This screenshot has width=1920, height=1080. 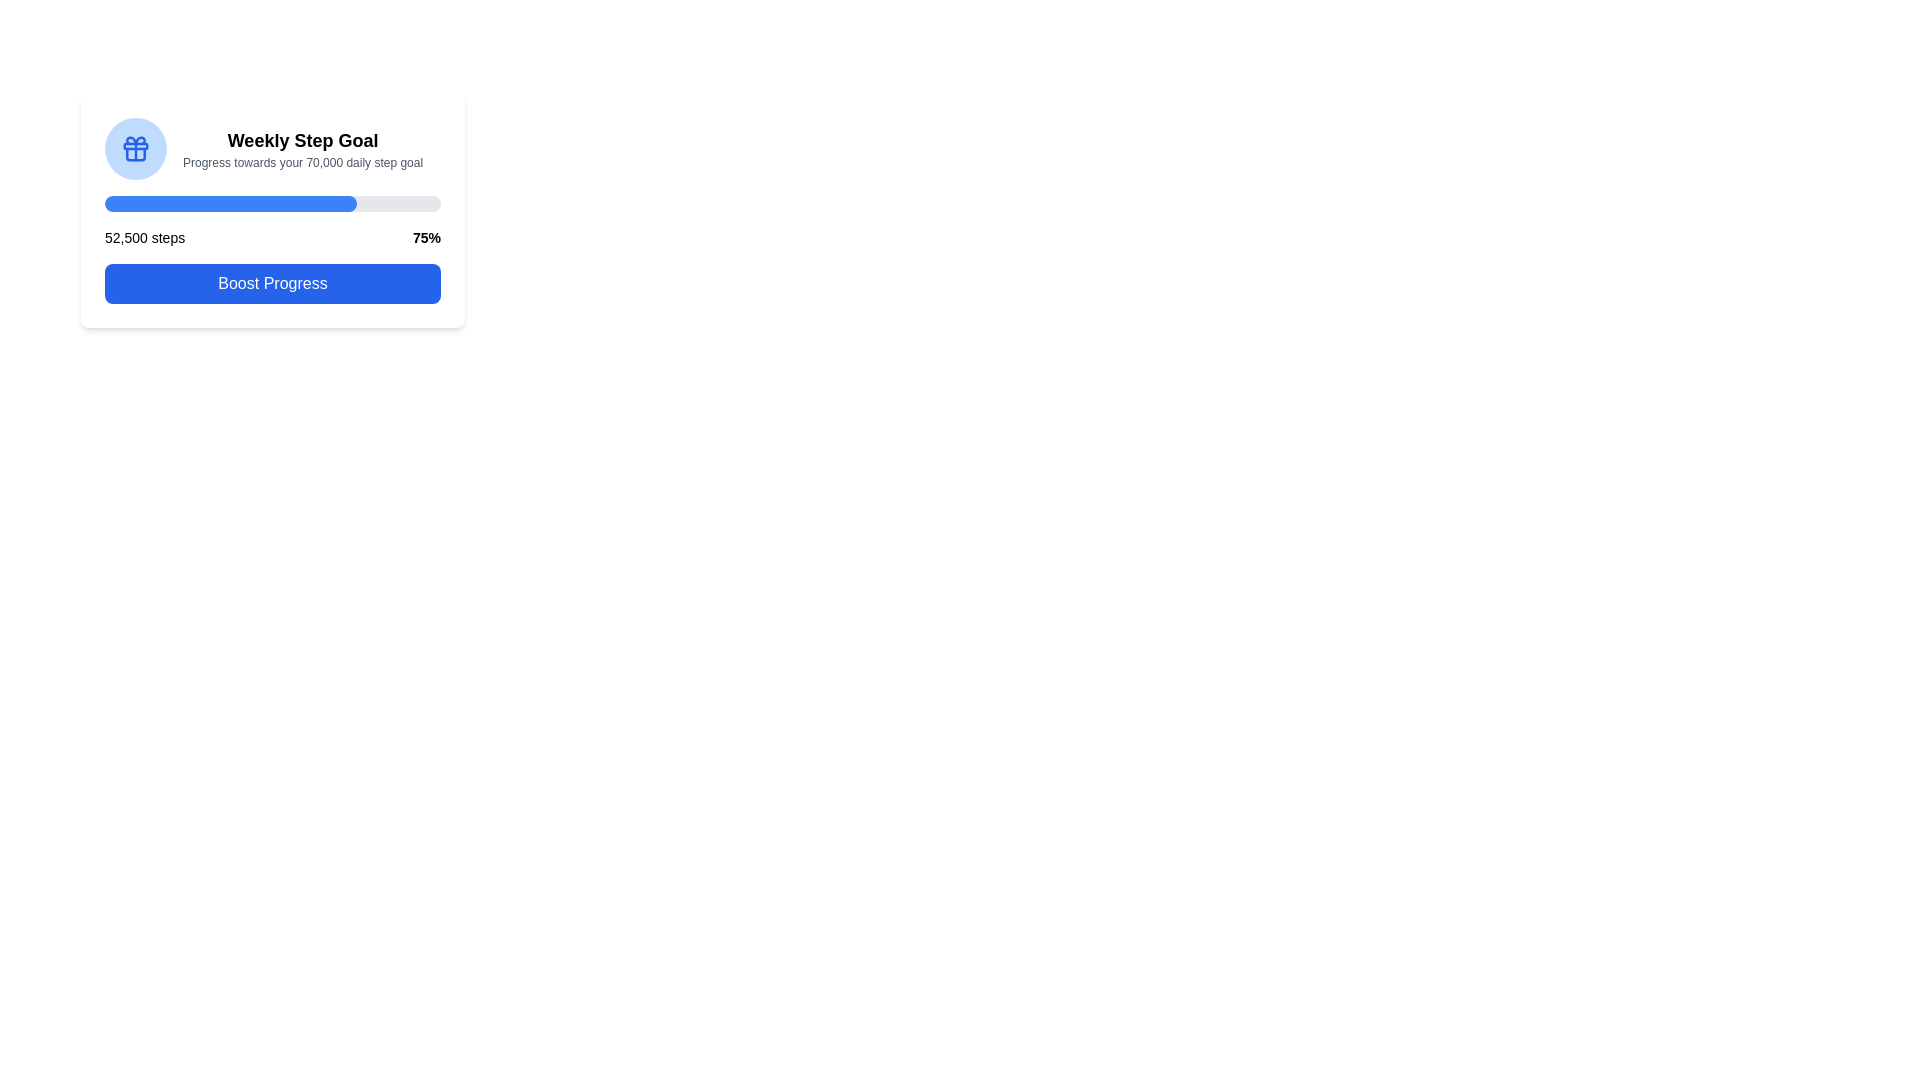 What do you see at coordinates (230, 204) in the screenshot?
I see `the blue progress bar that visually represents a completion status, positioned centrally below the 'Weekly Step Goal' text` at bounding box center [230, 204].